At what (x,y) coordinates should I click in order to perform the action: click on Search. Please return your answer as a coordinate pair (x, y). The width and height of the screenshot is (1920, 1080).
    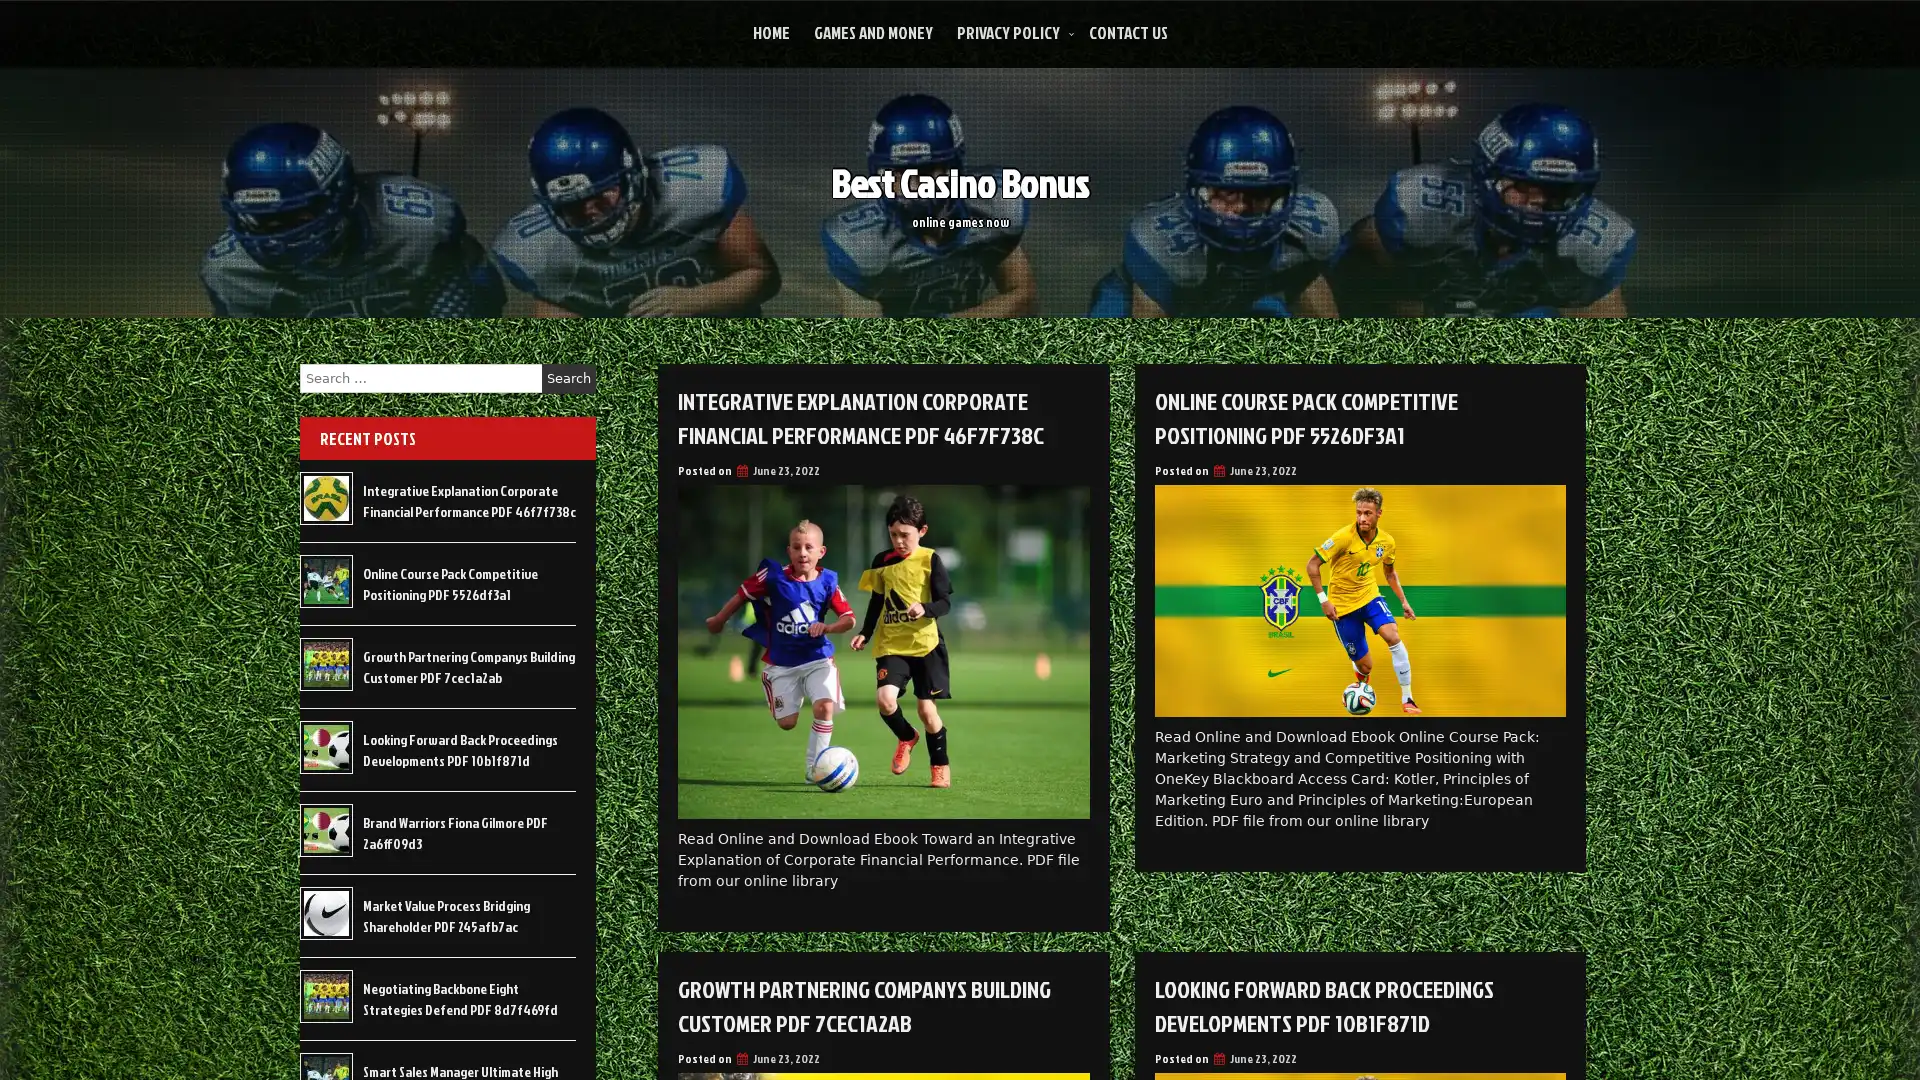
    Looking at the image, I should click on (568, 378).